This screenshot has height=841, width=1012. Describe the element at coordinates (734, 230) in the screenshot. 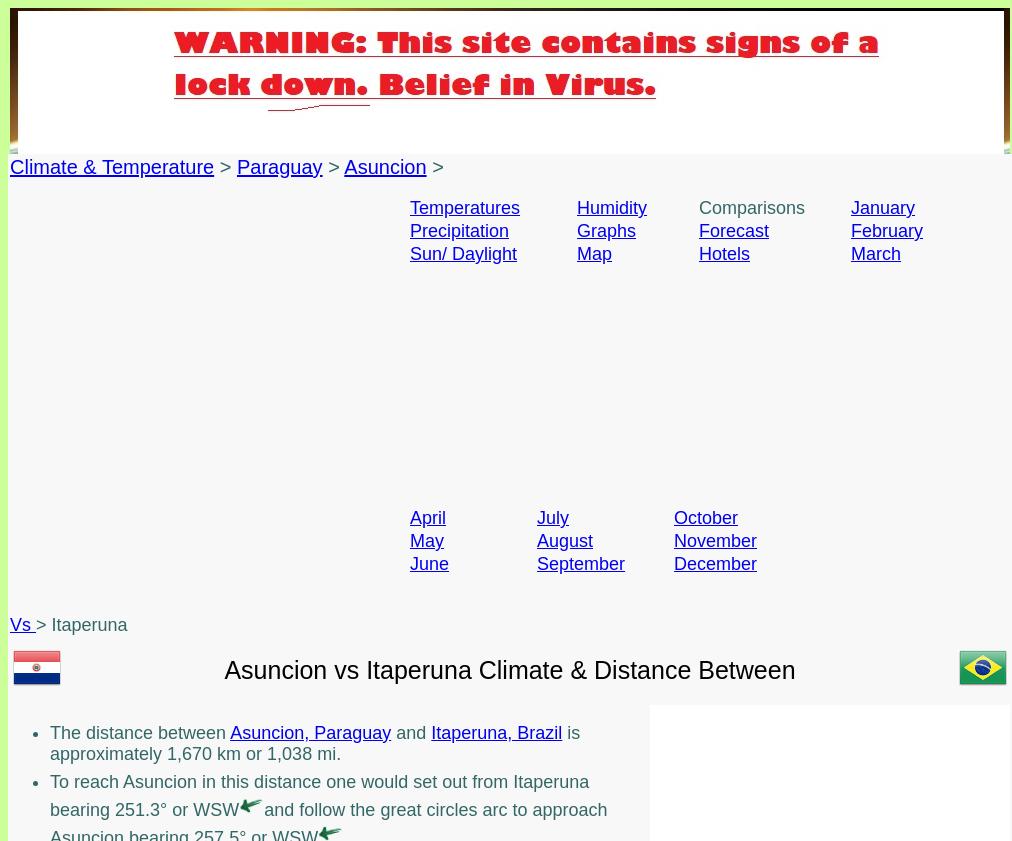

I see `'Forecast'` at that location.